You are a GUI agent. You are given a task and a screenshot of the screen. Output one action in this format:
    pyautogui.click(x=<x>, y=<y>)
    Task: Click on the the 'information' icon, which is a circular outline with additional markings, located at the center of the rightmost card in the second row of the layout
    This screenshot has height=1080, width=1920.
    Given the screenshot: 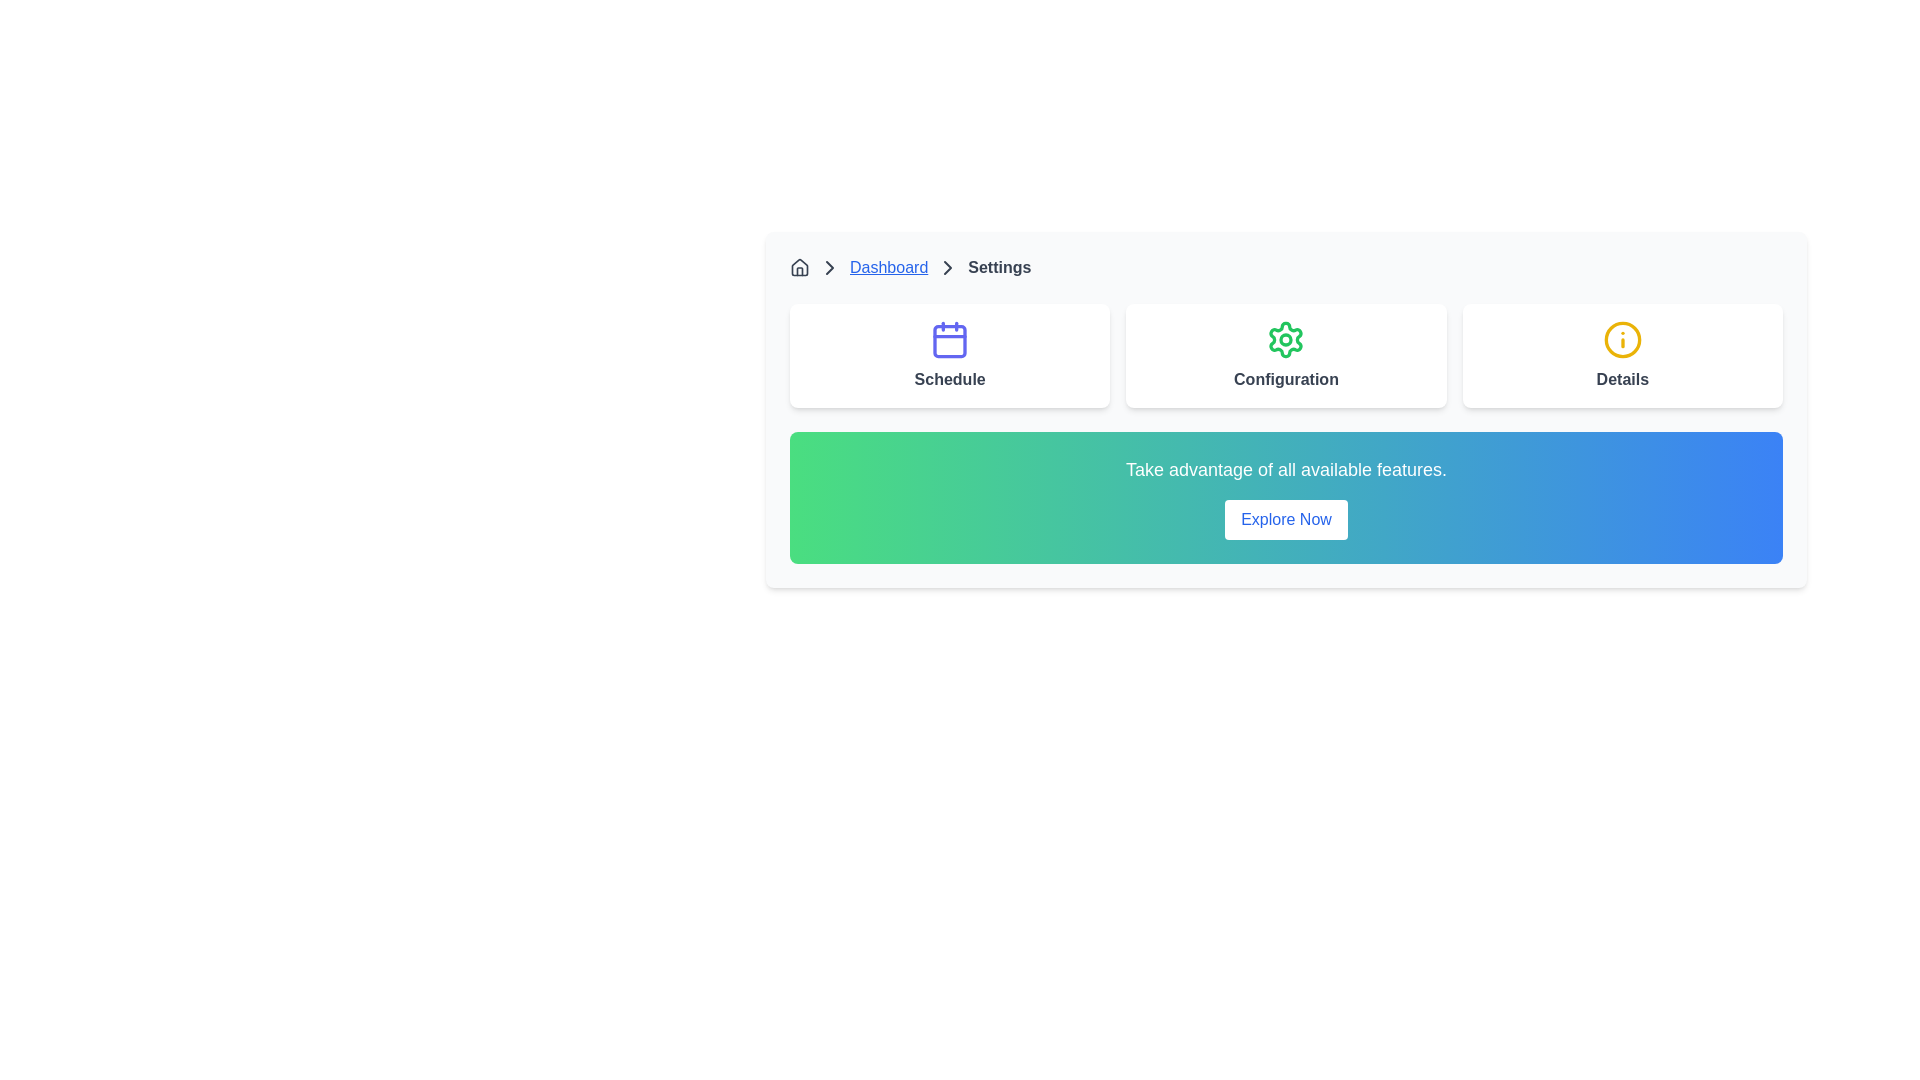 What is the action you would take?
    pyautogui.click(x=1622, y=338)
    